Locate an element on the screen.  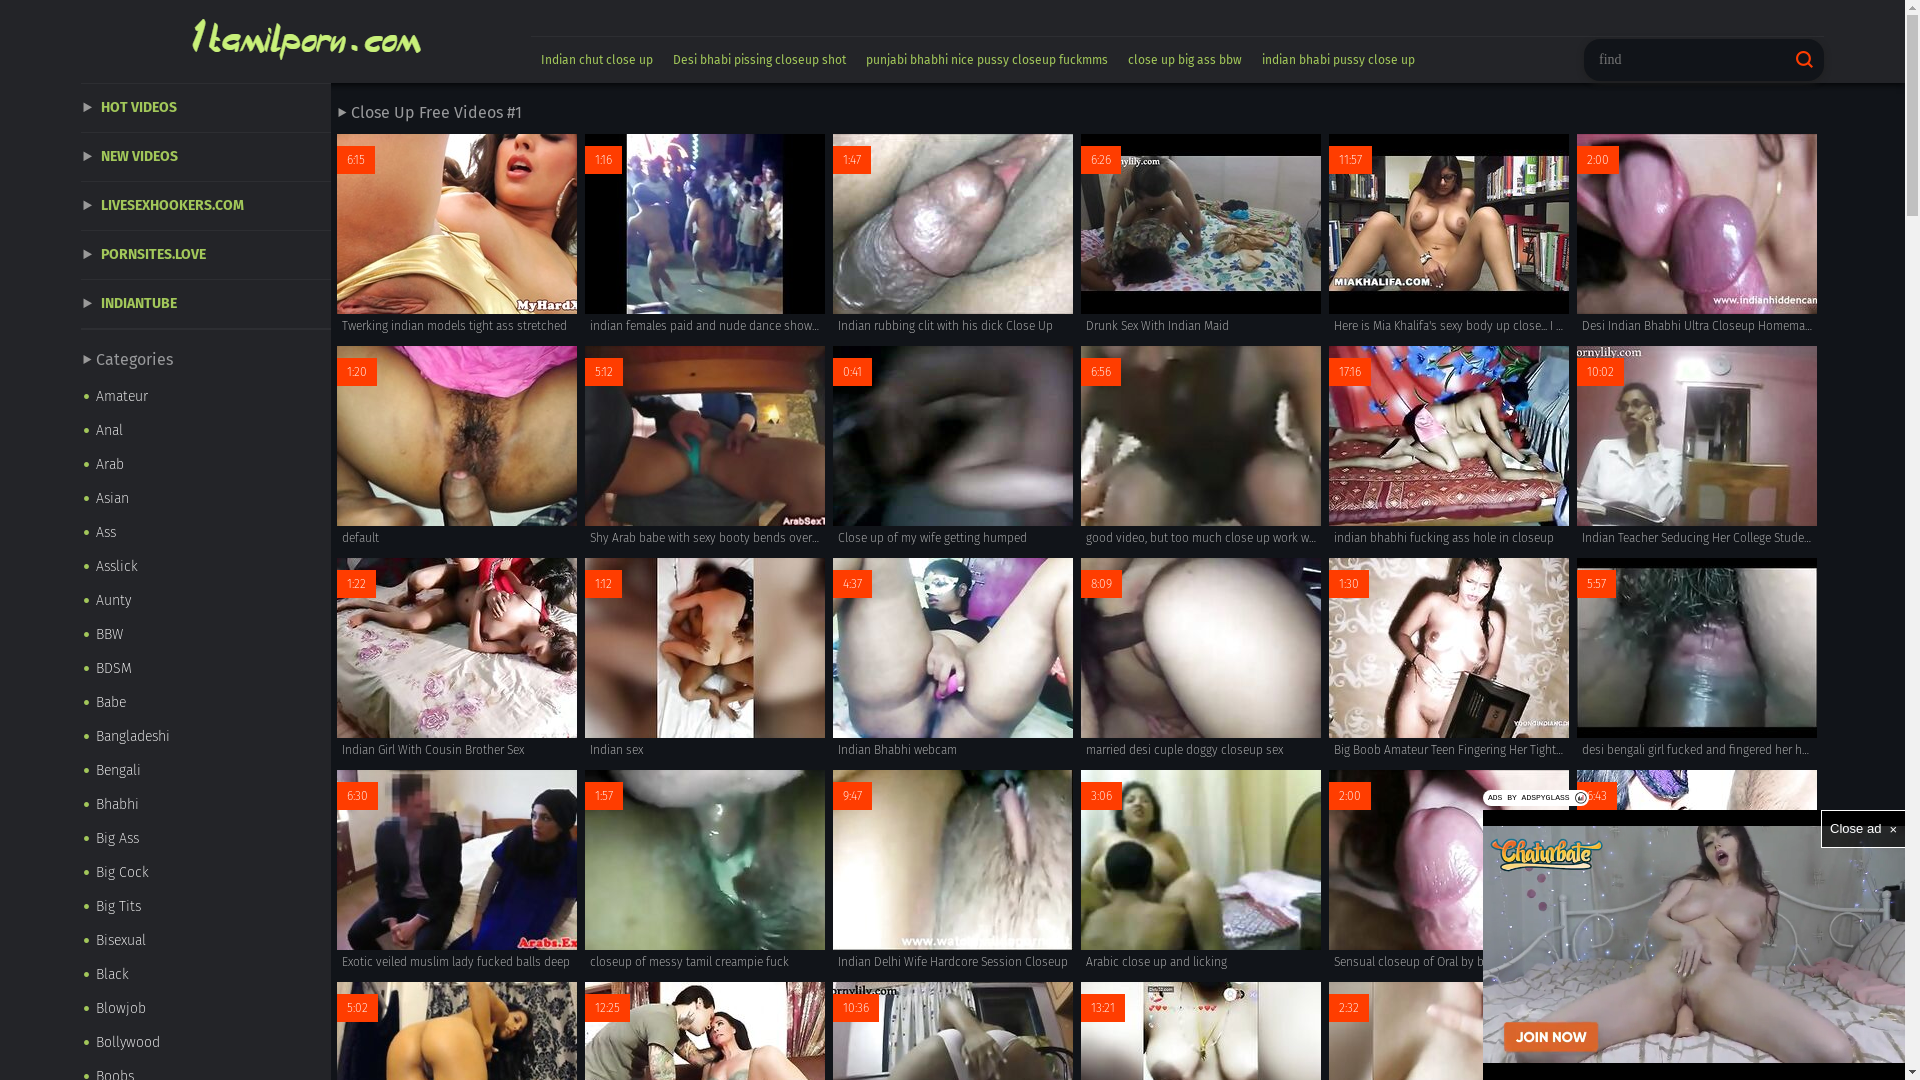
'Indian chut close up' is located at coordinates (595, 59).